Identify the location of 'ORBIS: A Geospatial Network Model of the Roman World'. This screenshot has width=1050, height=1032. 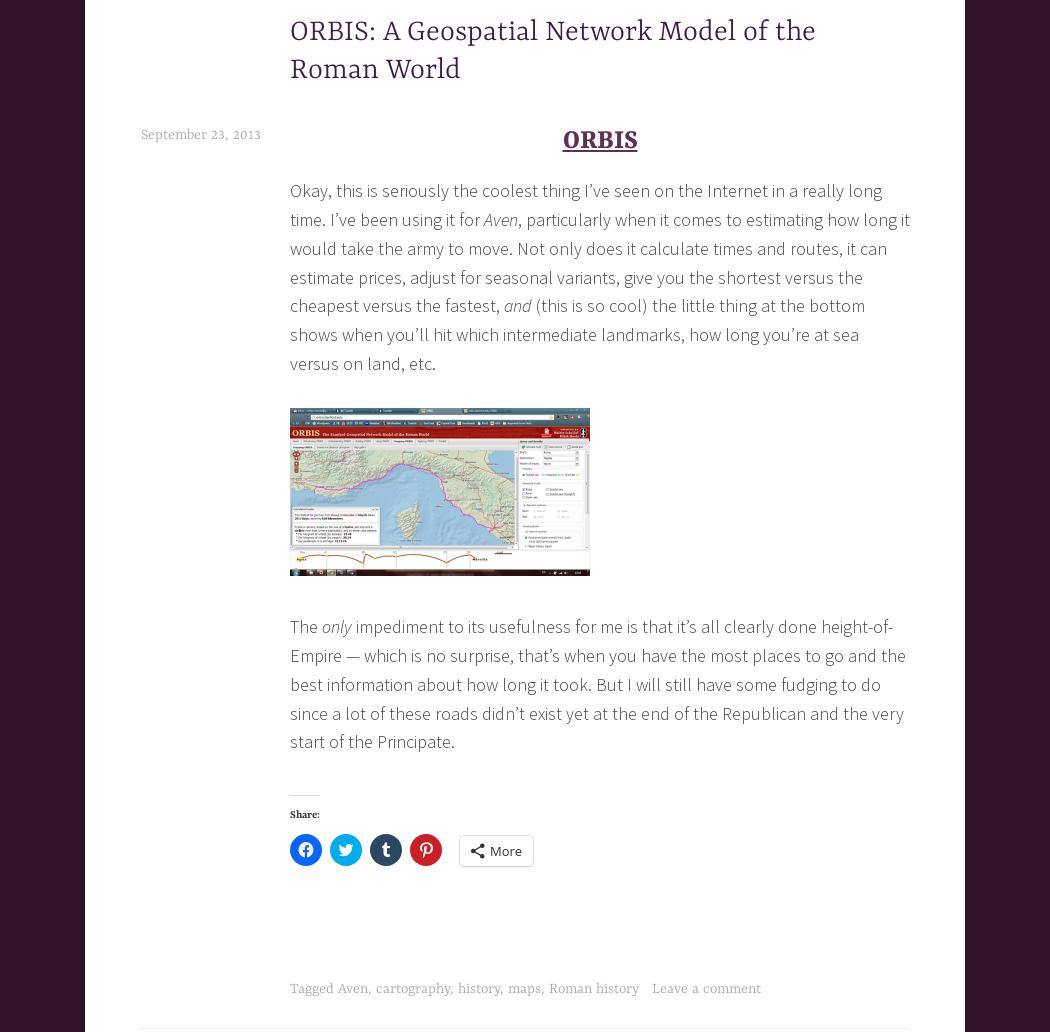
(553, 51).